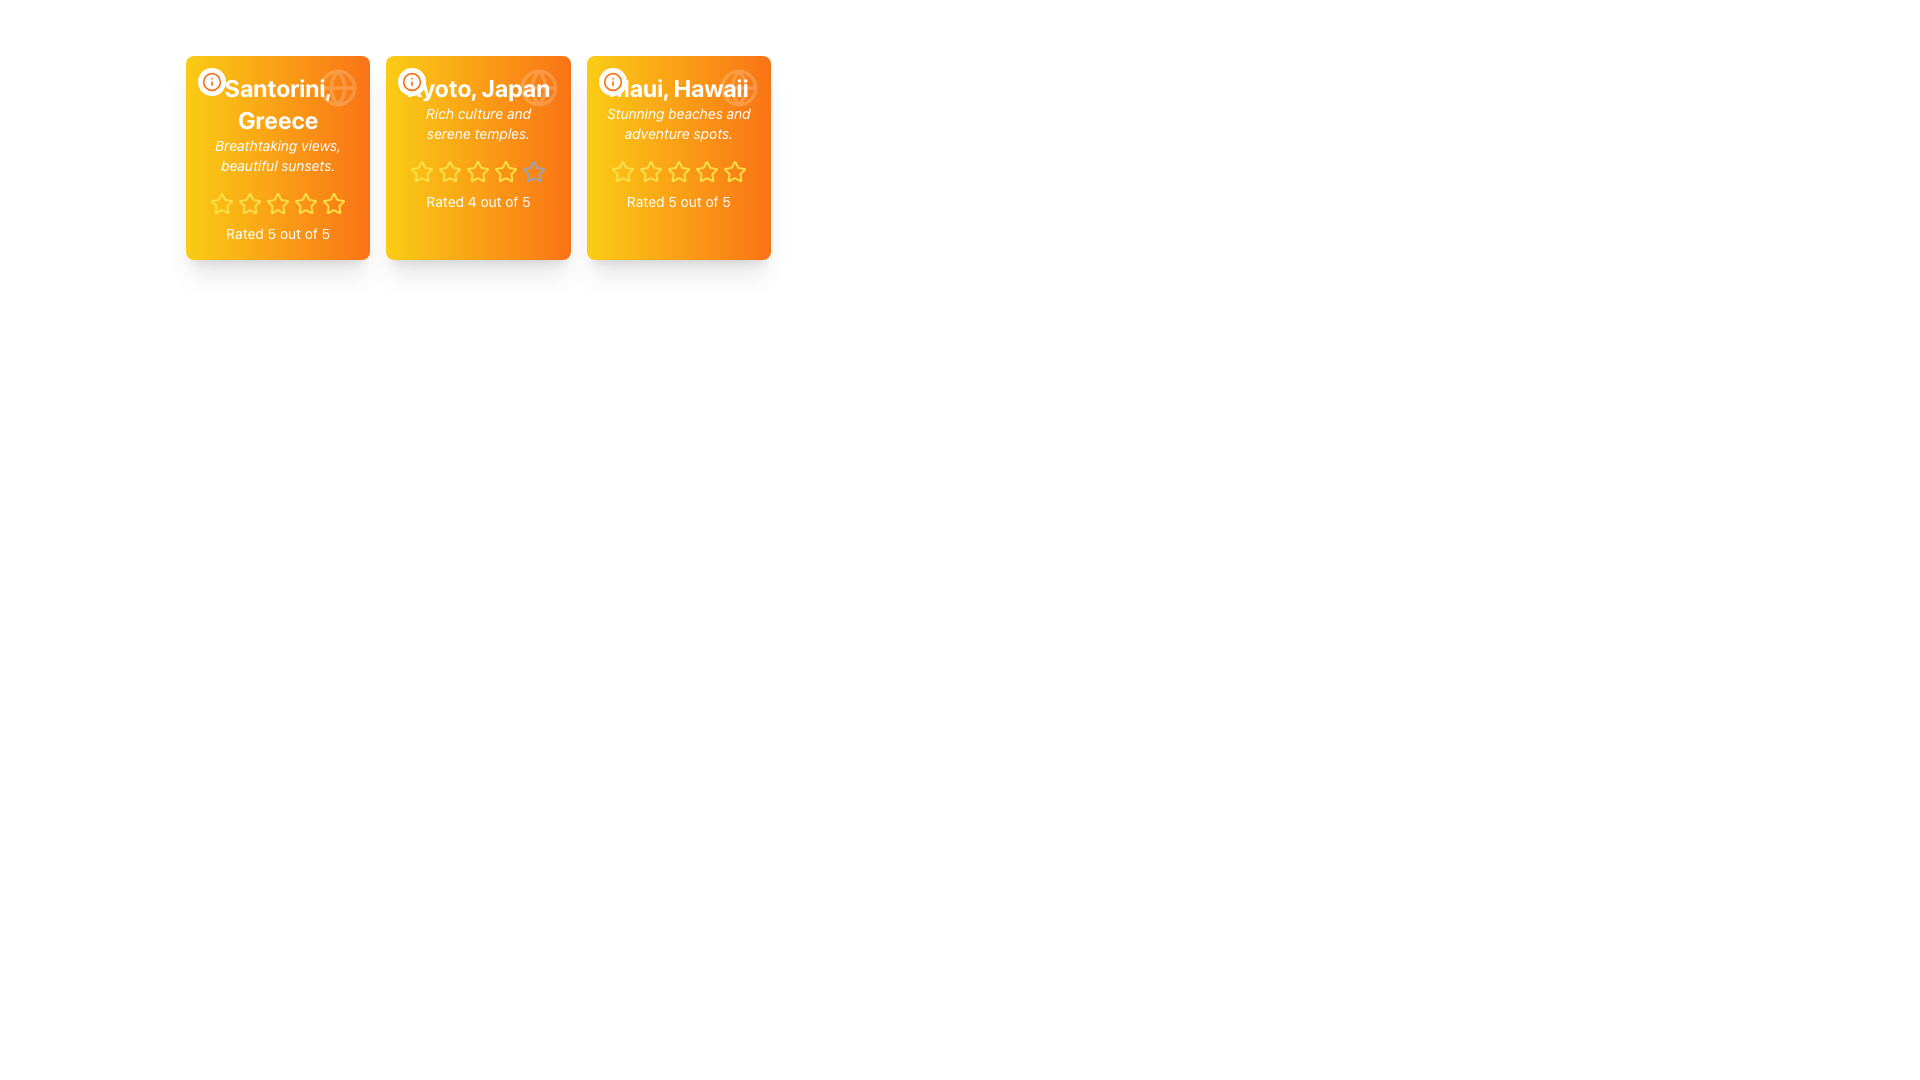 Image resolution: width=1920 pixels, height=1080 pixels. What do you see at coordinates (477, 201) in the screenshot?
I see `the text block that provides a summary description of the rating for Kyoto, Japan, located at the bottom of the card component, directly below the star rating section` at bounding box center [477, 201].